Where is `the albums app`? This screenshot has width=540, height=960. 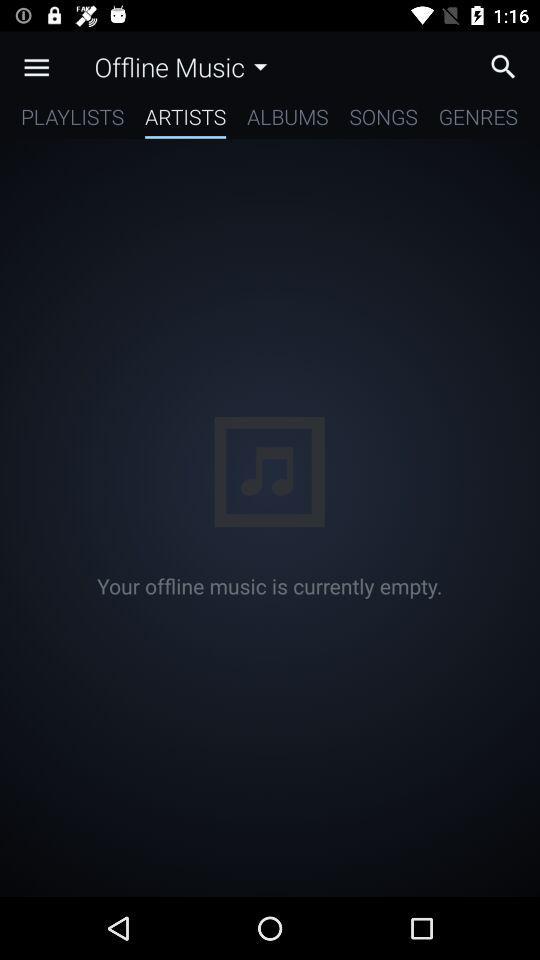 the albums app is located at coordinates (286, 120).